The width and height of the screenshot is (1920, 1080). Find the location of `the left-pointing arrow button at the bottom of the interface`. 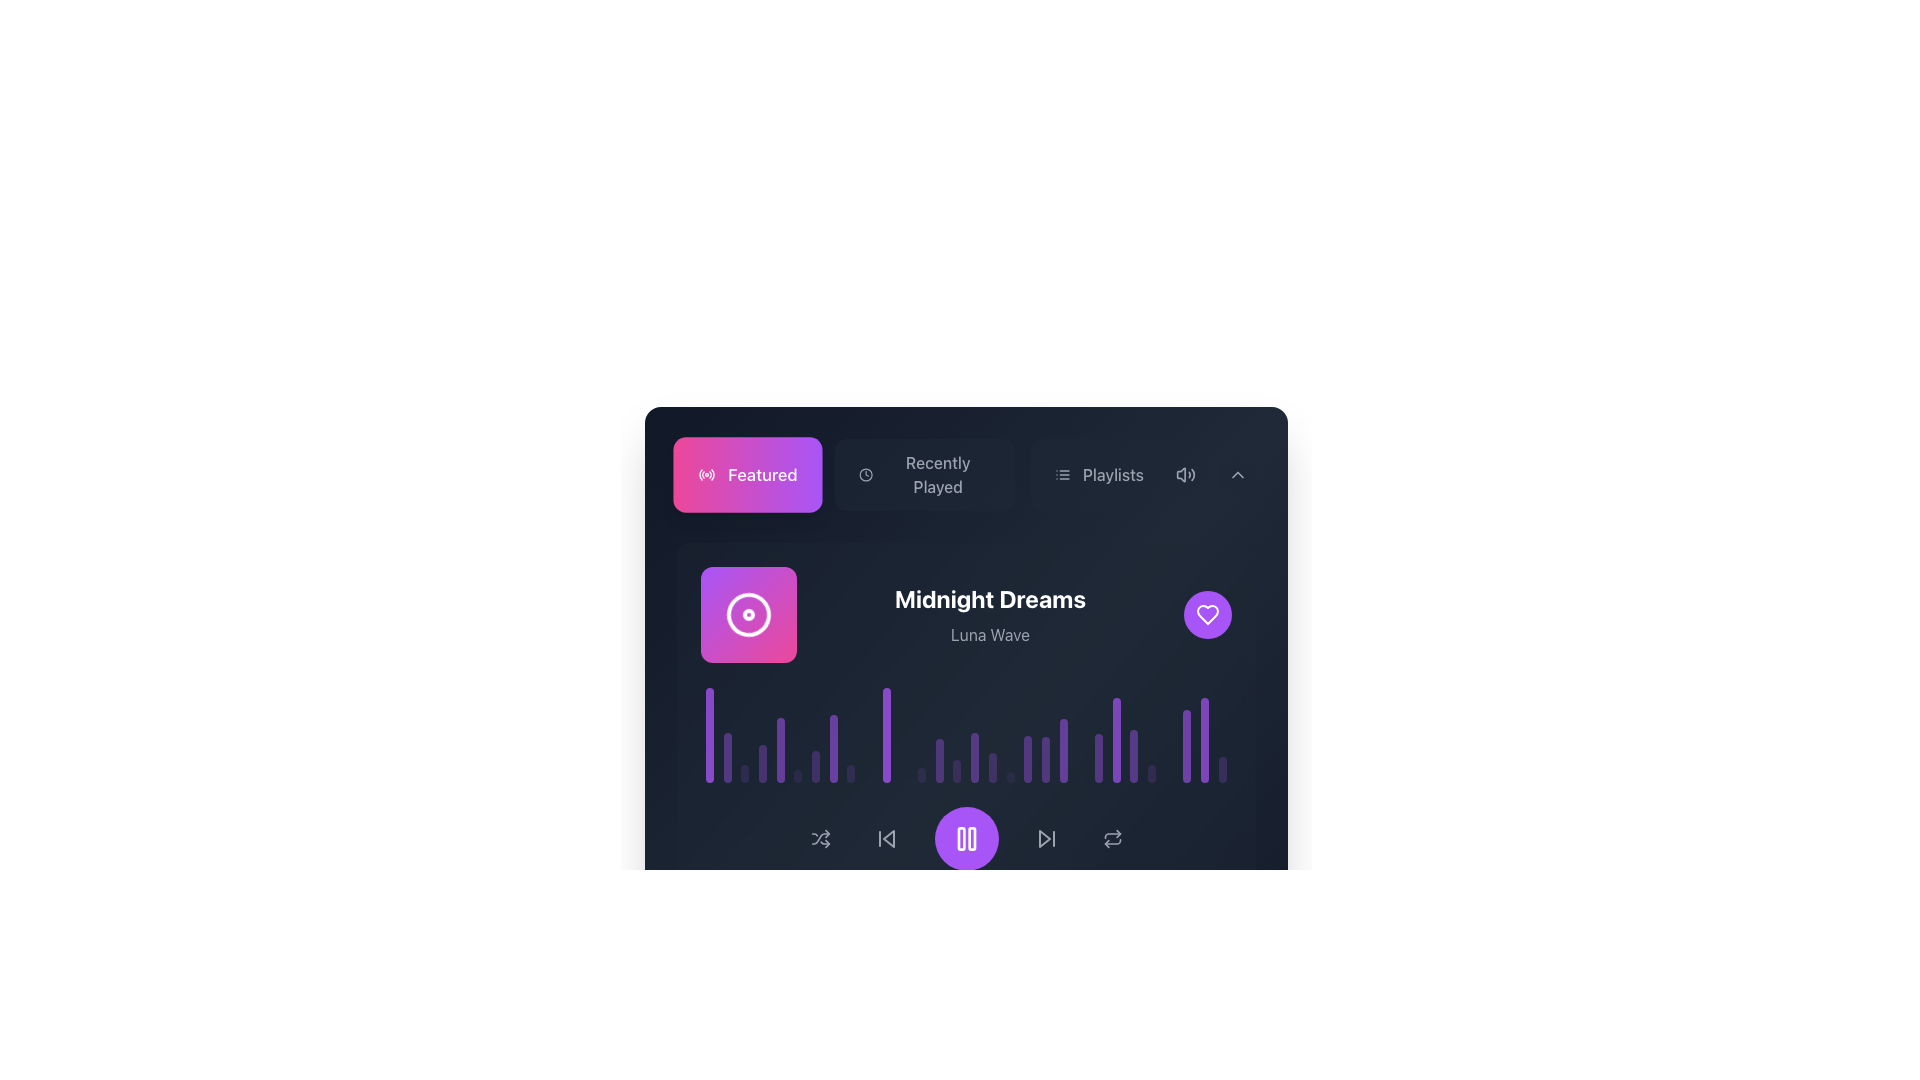

the left-pointing arrow button at the bottom of the interface is located at coordinates (887, 839).